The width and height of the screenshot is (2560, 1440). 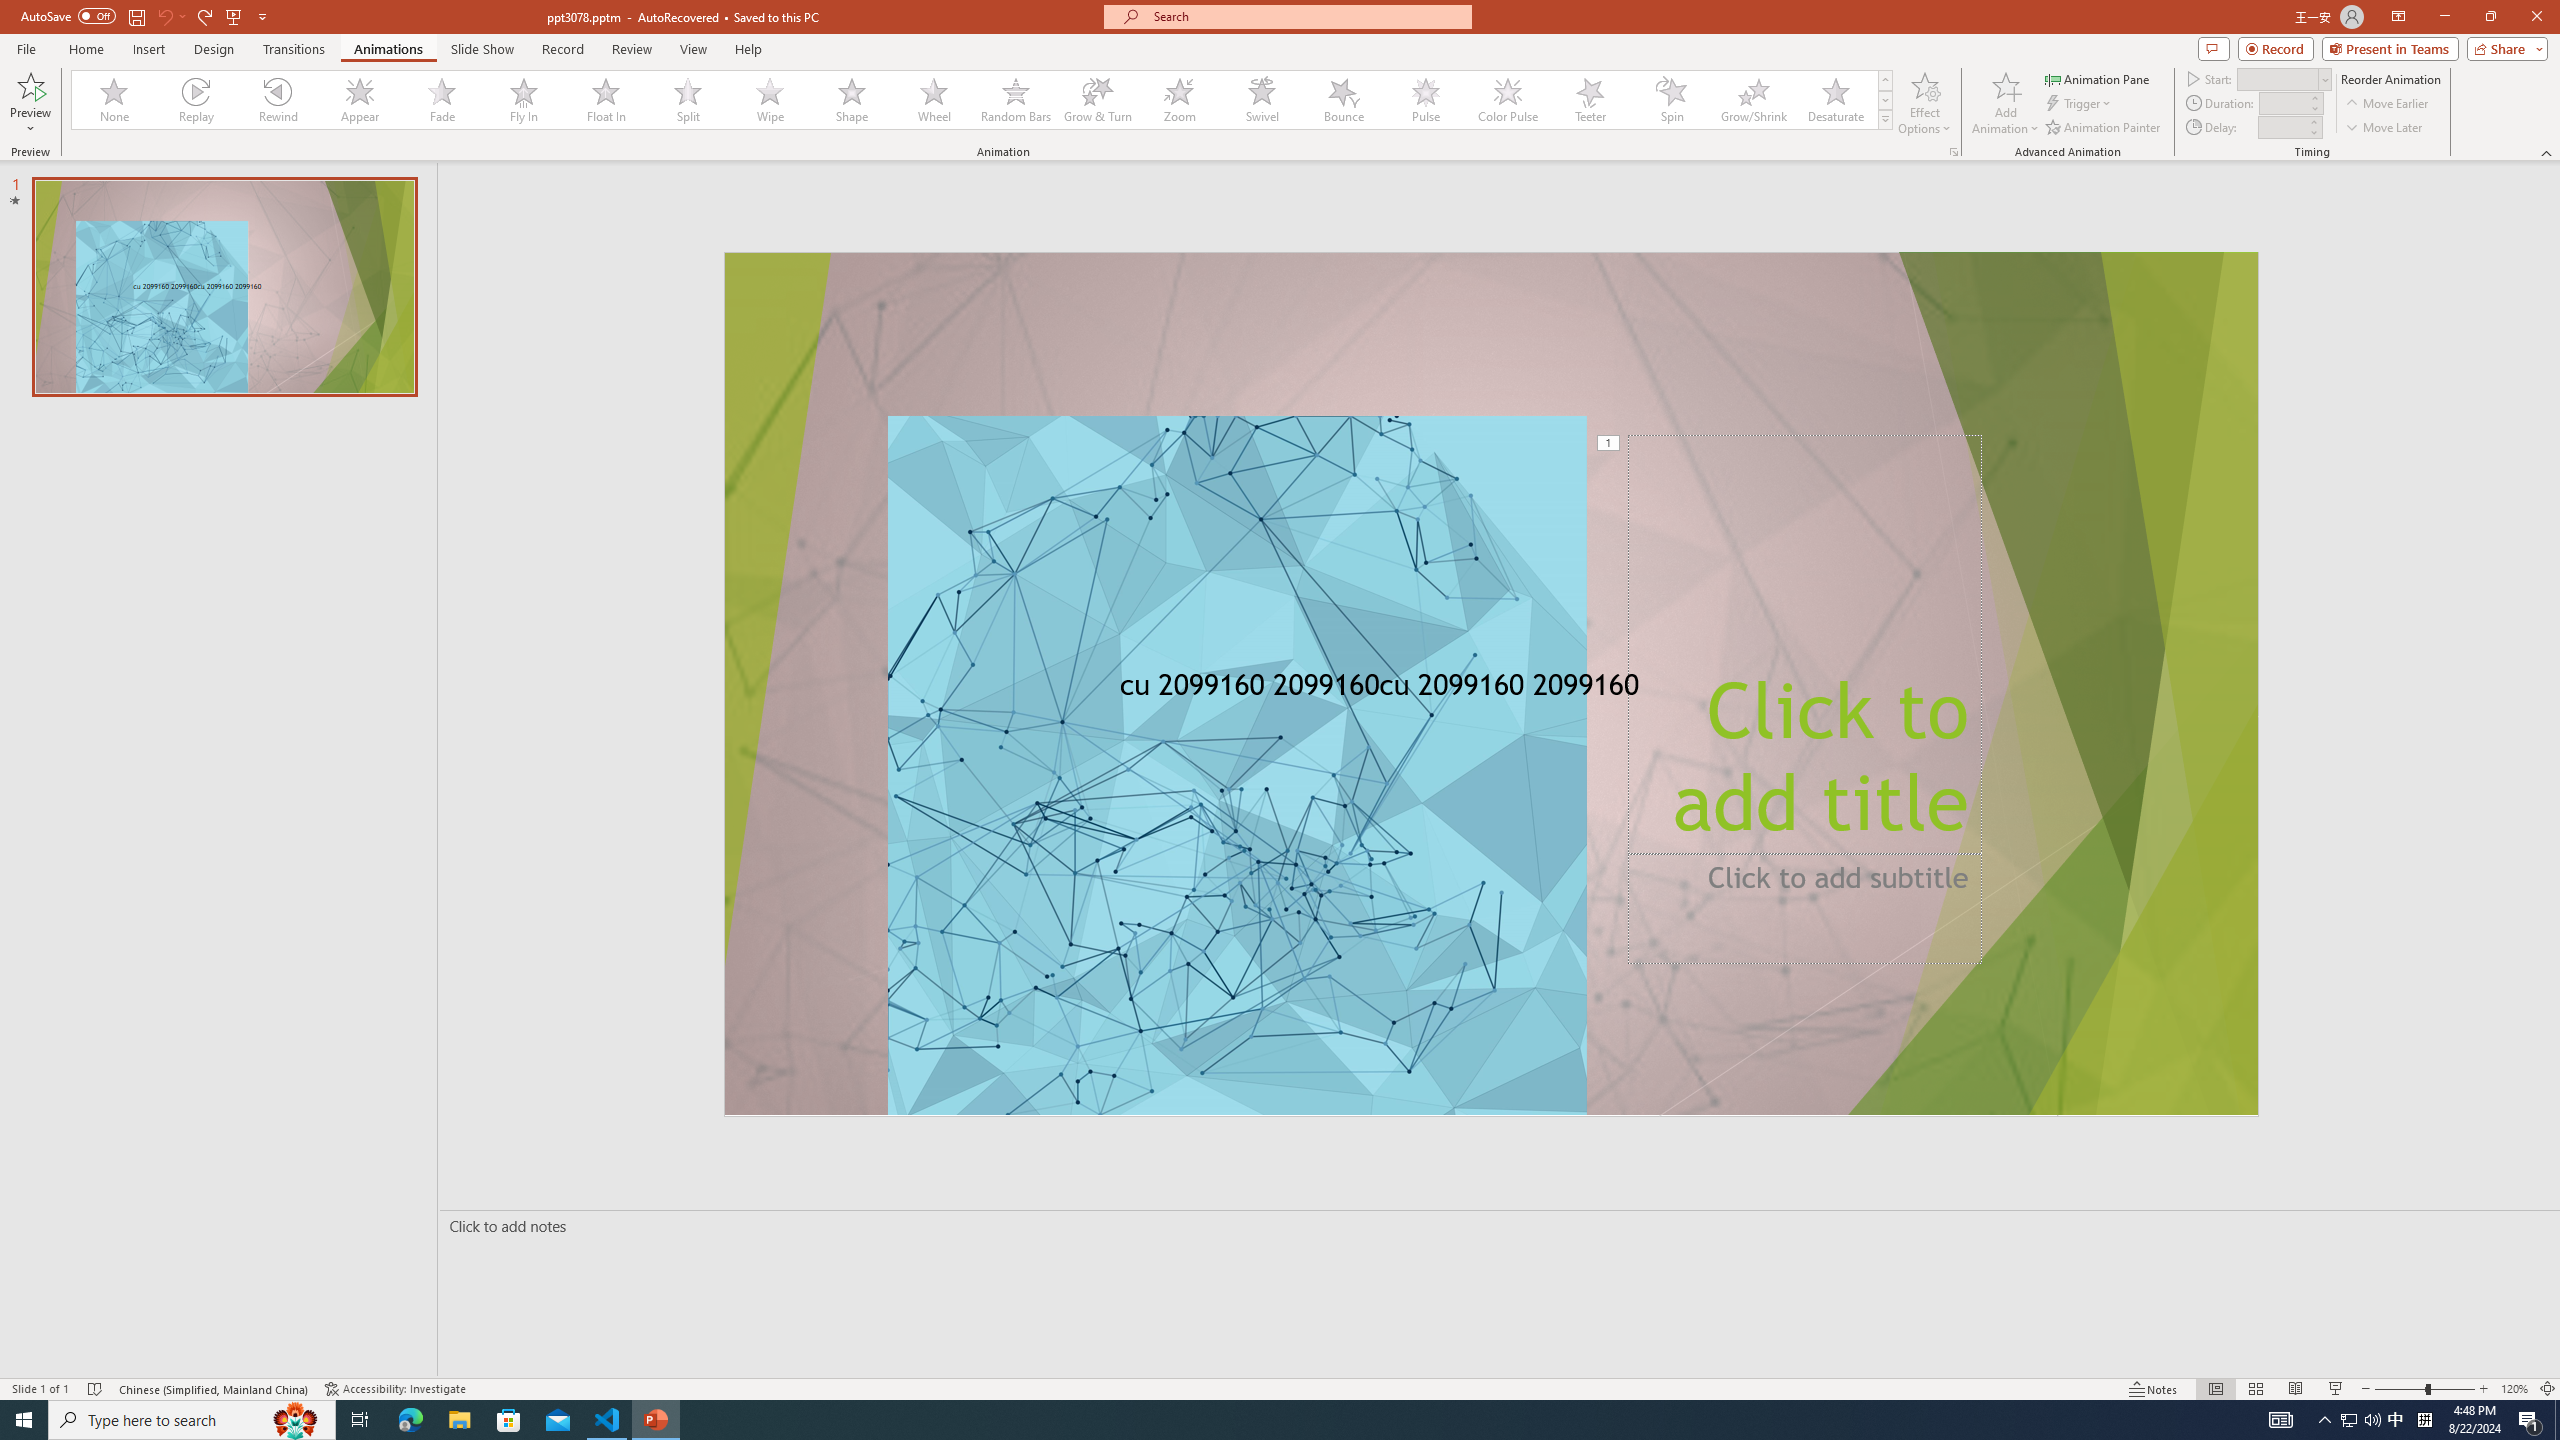 I want to click on 'Animation Painter', so click(x=2103, y=127).